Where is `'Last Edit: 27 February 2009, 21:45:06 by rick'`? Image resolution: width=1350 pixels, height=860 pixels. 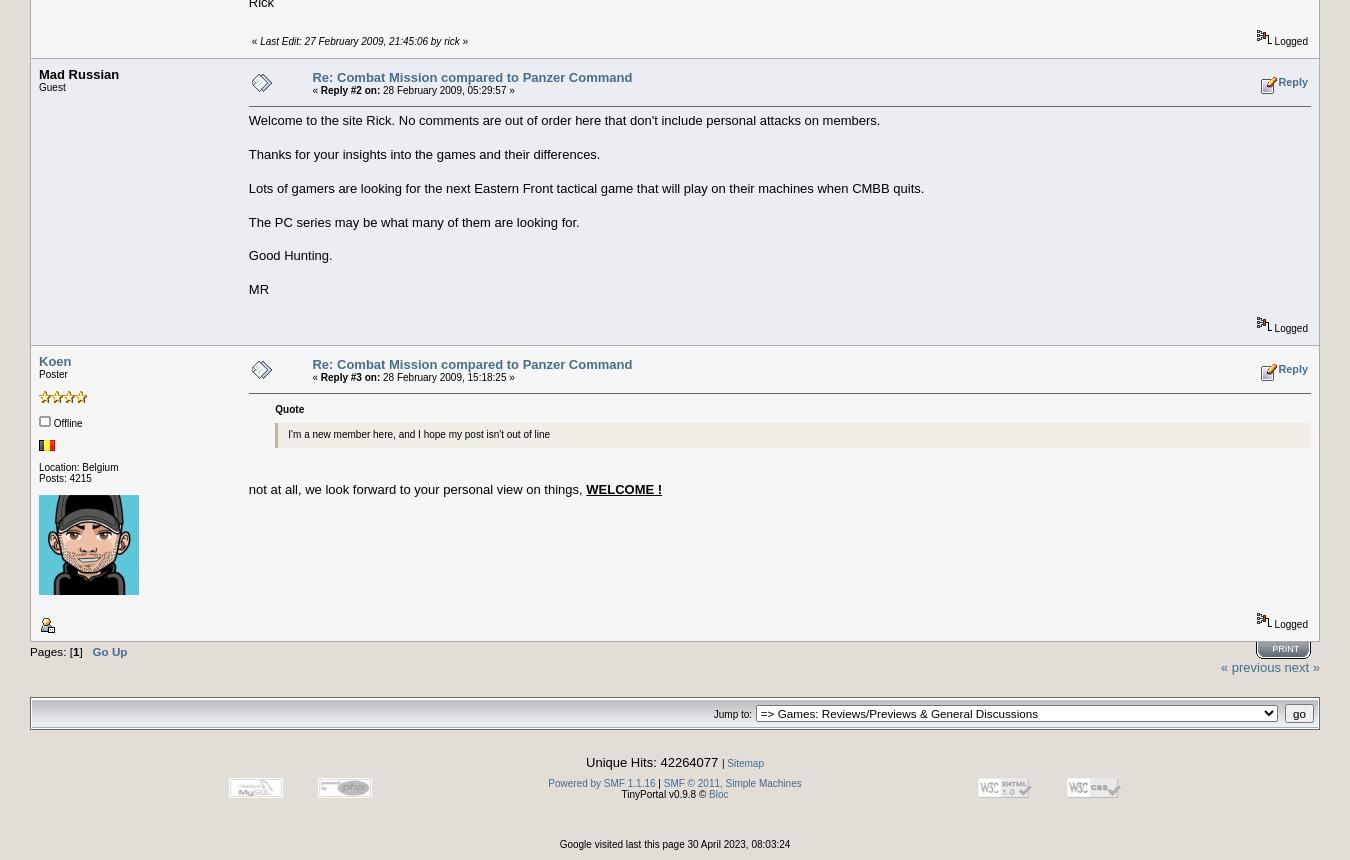 'Last Edit: 27 February 2009, 21:45:06 by rick' is located at coordinates (360, 41).